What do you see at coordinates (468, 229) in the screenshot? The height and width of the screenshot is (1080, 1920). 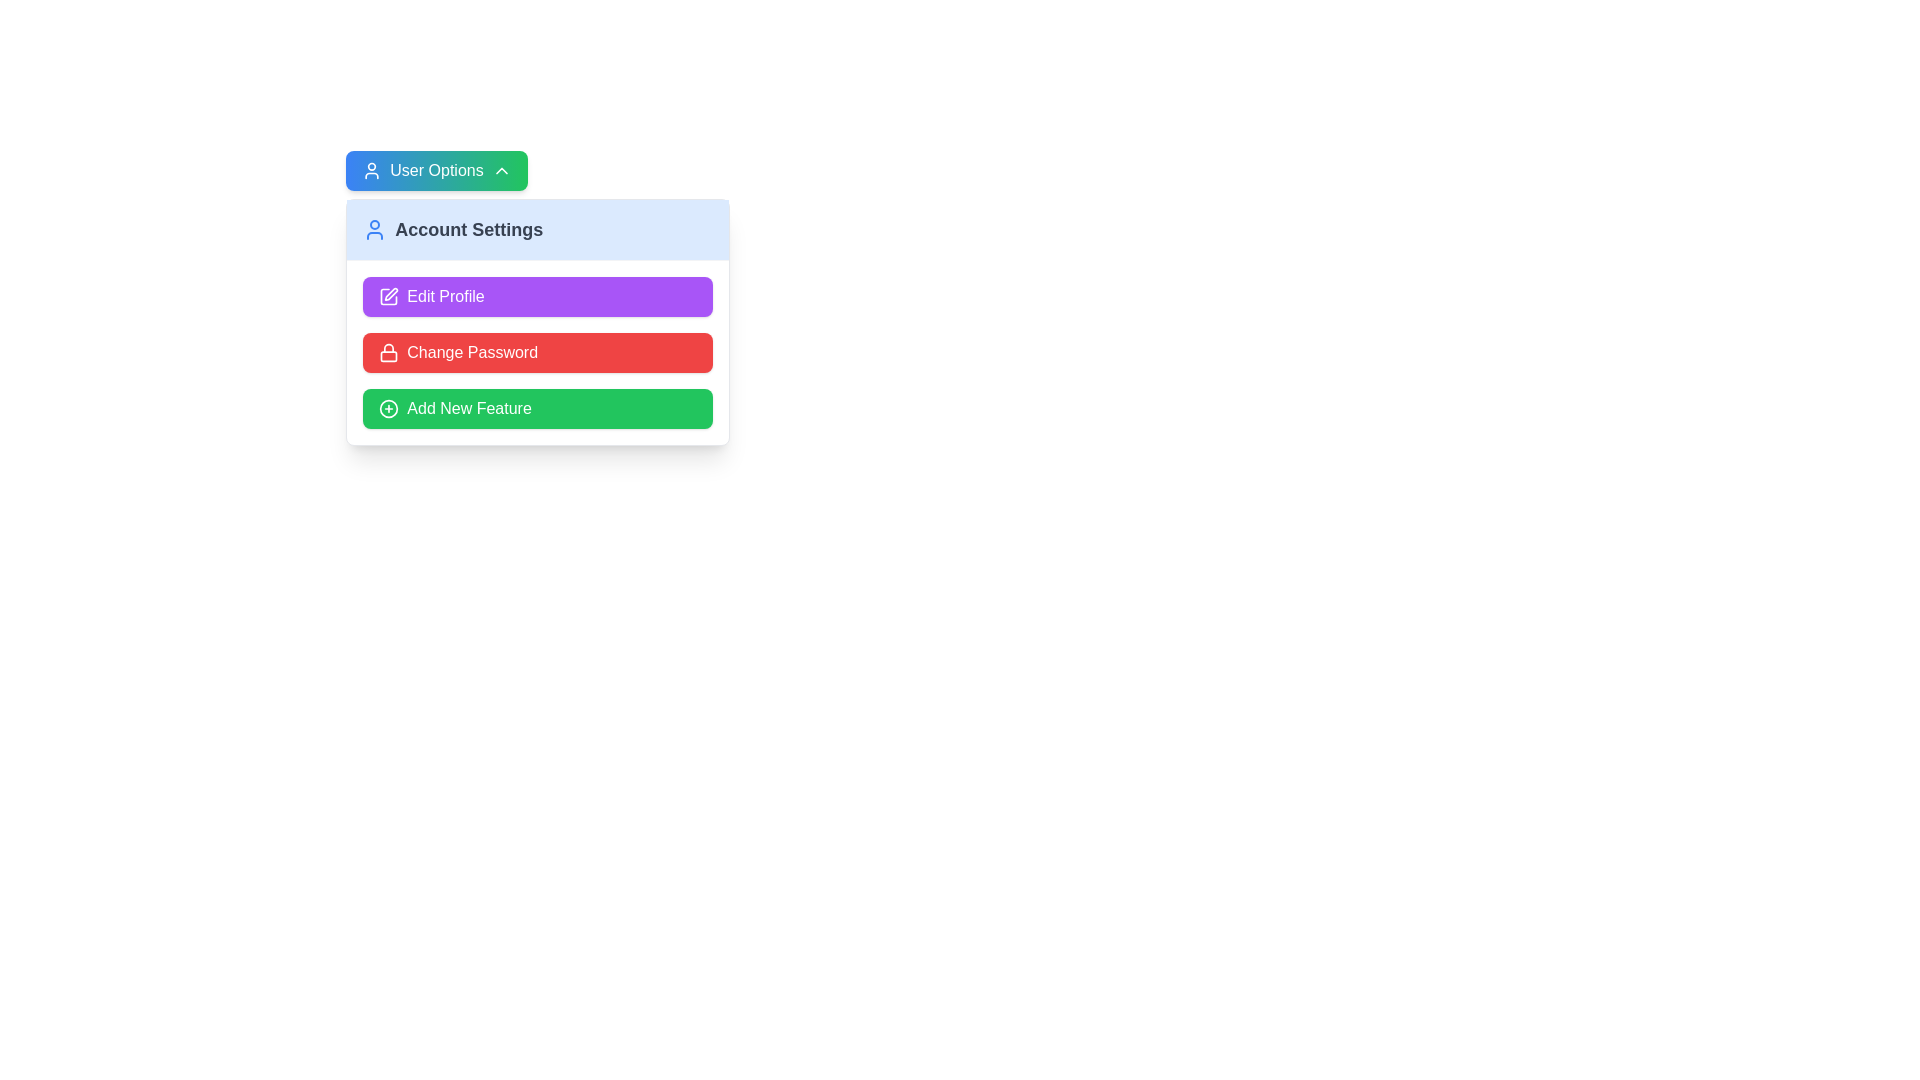 I see `text label that displays 'Account Settings' prominently in bold on a light blue background, located below the 'User Options' button and to the right of a small user icon` at bounding box center [468, 229].